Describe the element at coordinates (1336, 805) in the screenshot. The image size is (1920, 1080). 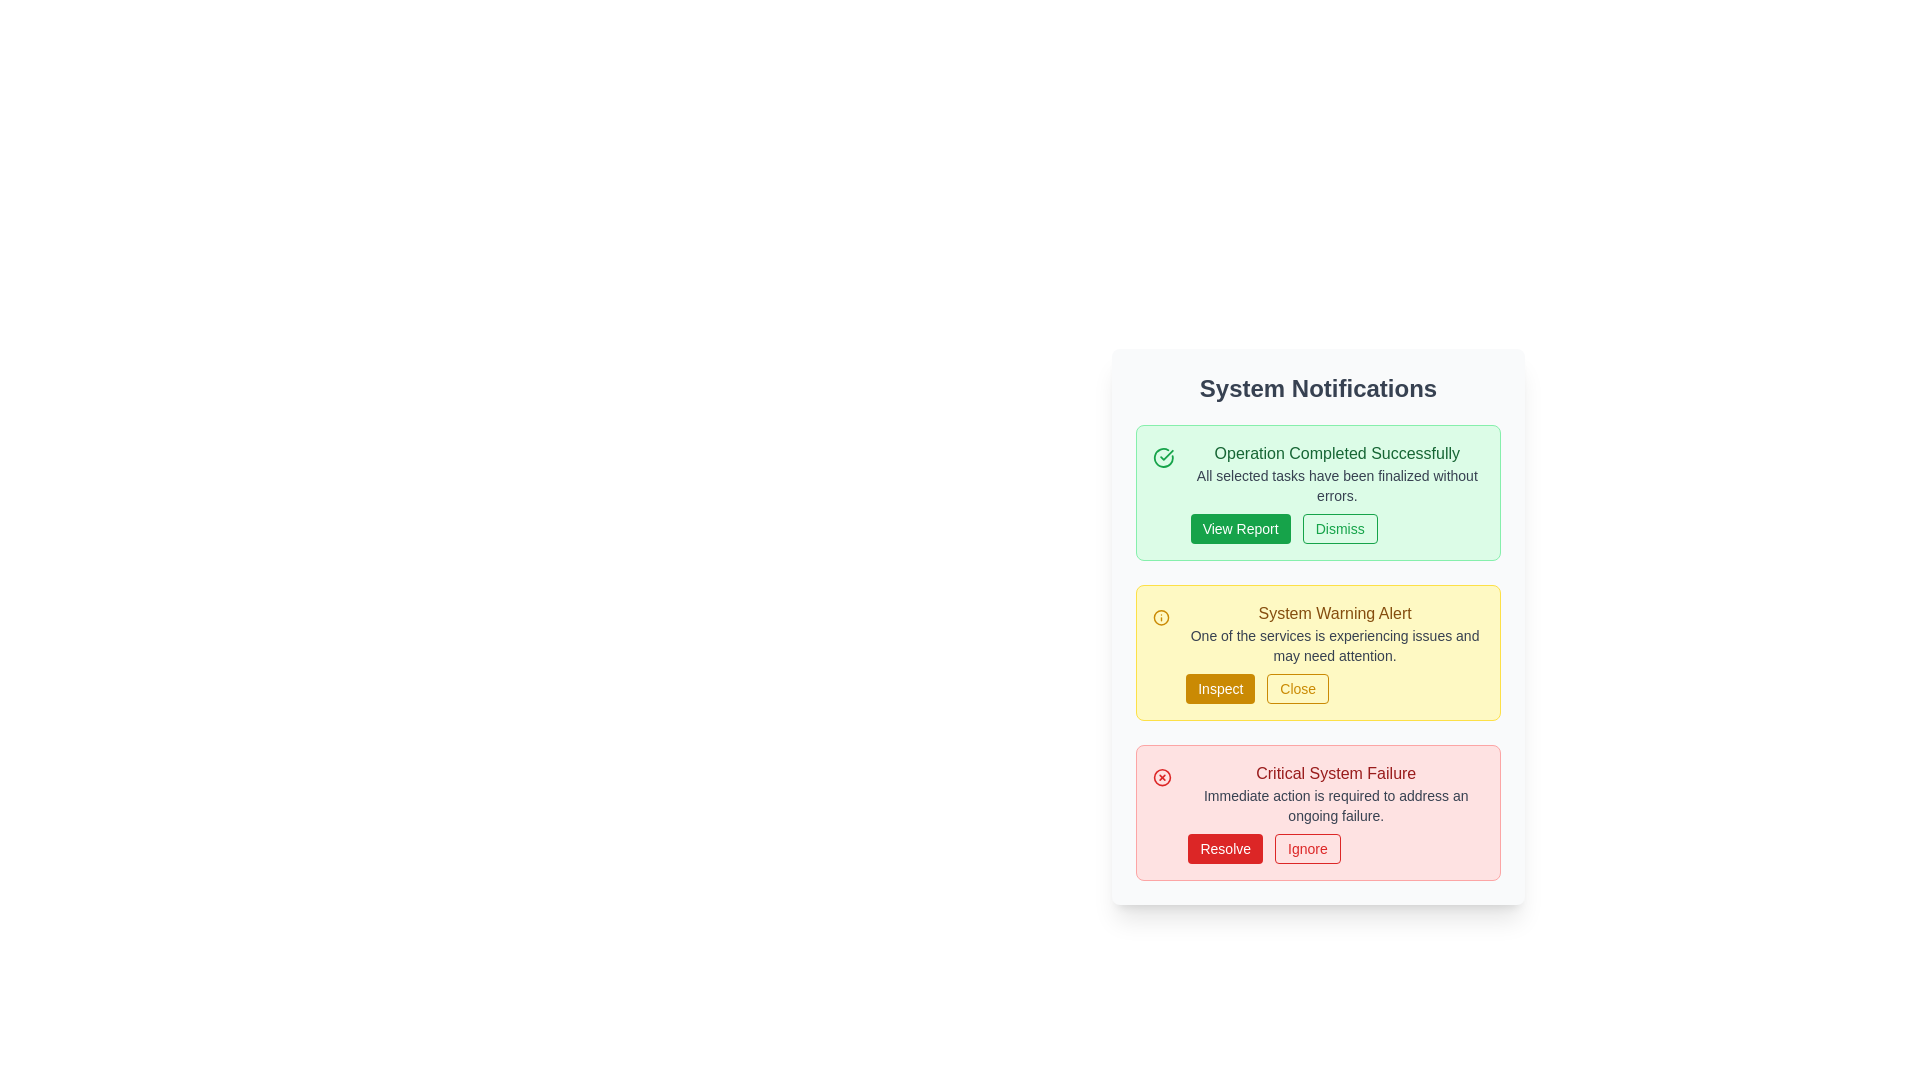
I see `the text label providing detailed information about the critical system failure, positioned below the heading 'Critical System Failure' and above the 'Resolve' and 'Ignore' buttons` at that location.